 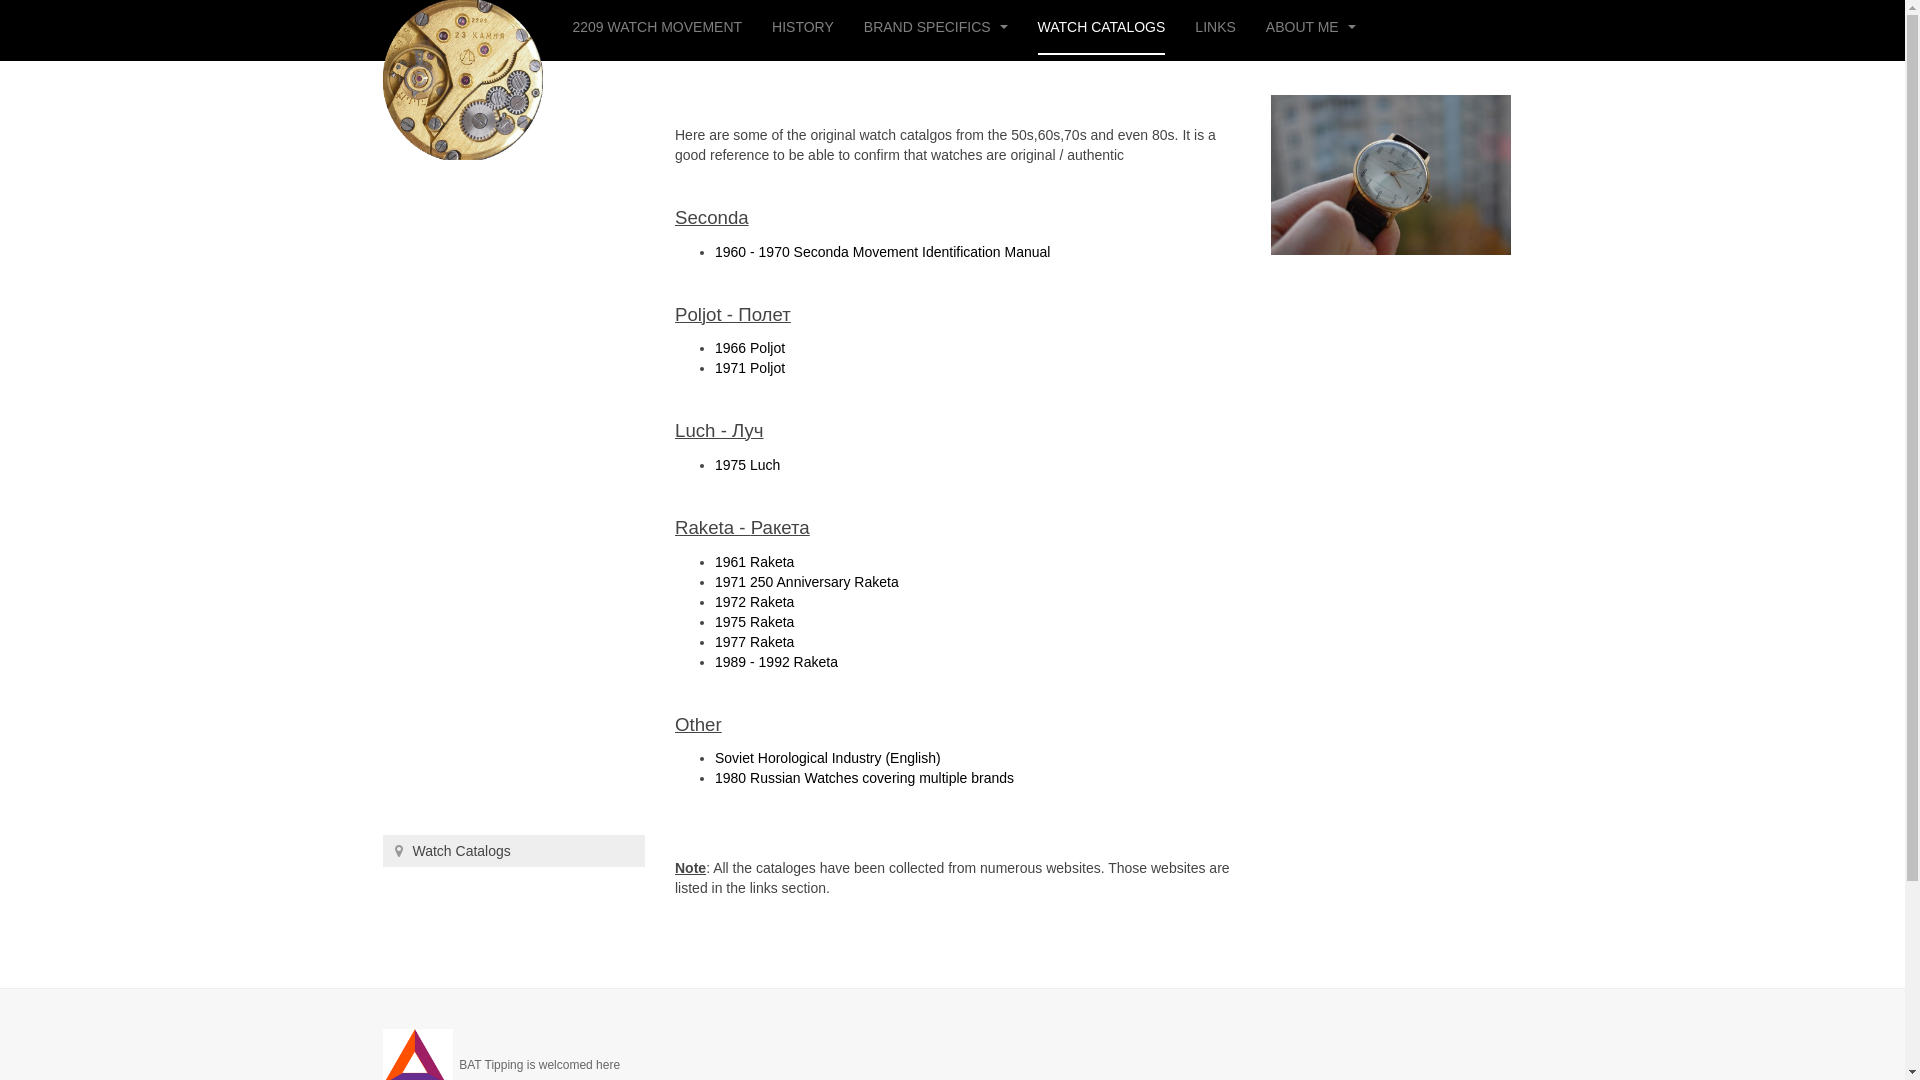 What do you see at coordinates (1101, 27) in the screenshot?
I see `'WATCH CATALOGS'` at bounding box center [1101, 27].